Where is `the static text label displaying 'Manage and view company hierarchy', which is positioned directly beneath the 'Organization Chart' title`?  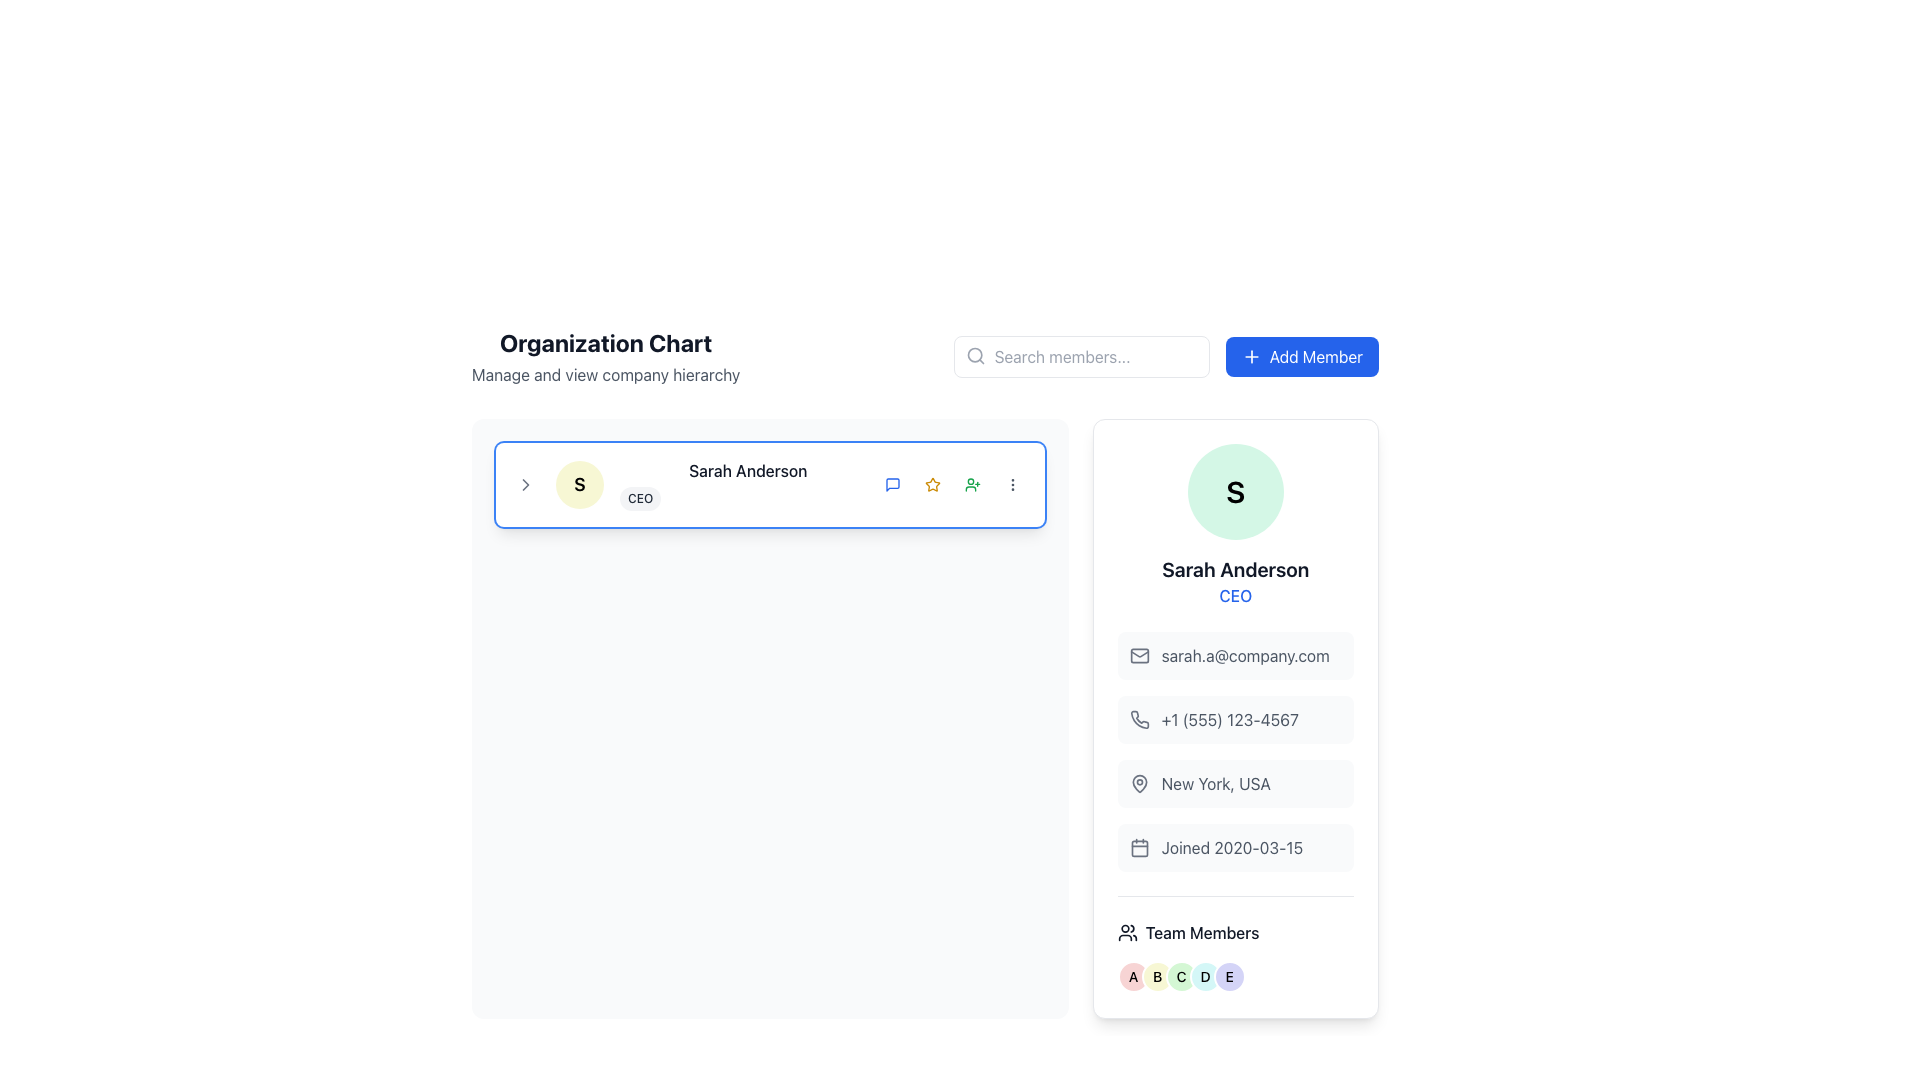 the static text label displaying 'Manage and view company hierarchy', which is positioned directly beneath the 'Organization Chart' title is located at coordinates (605, 374).